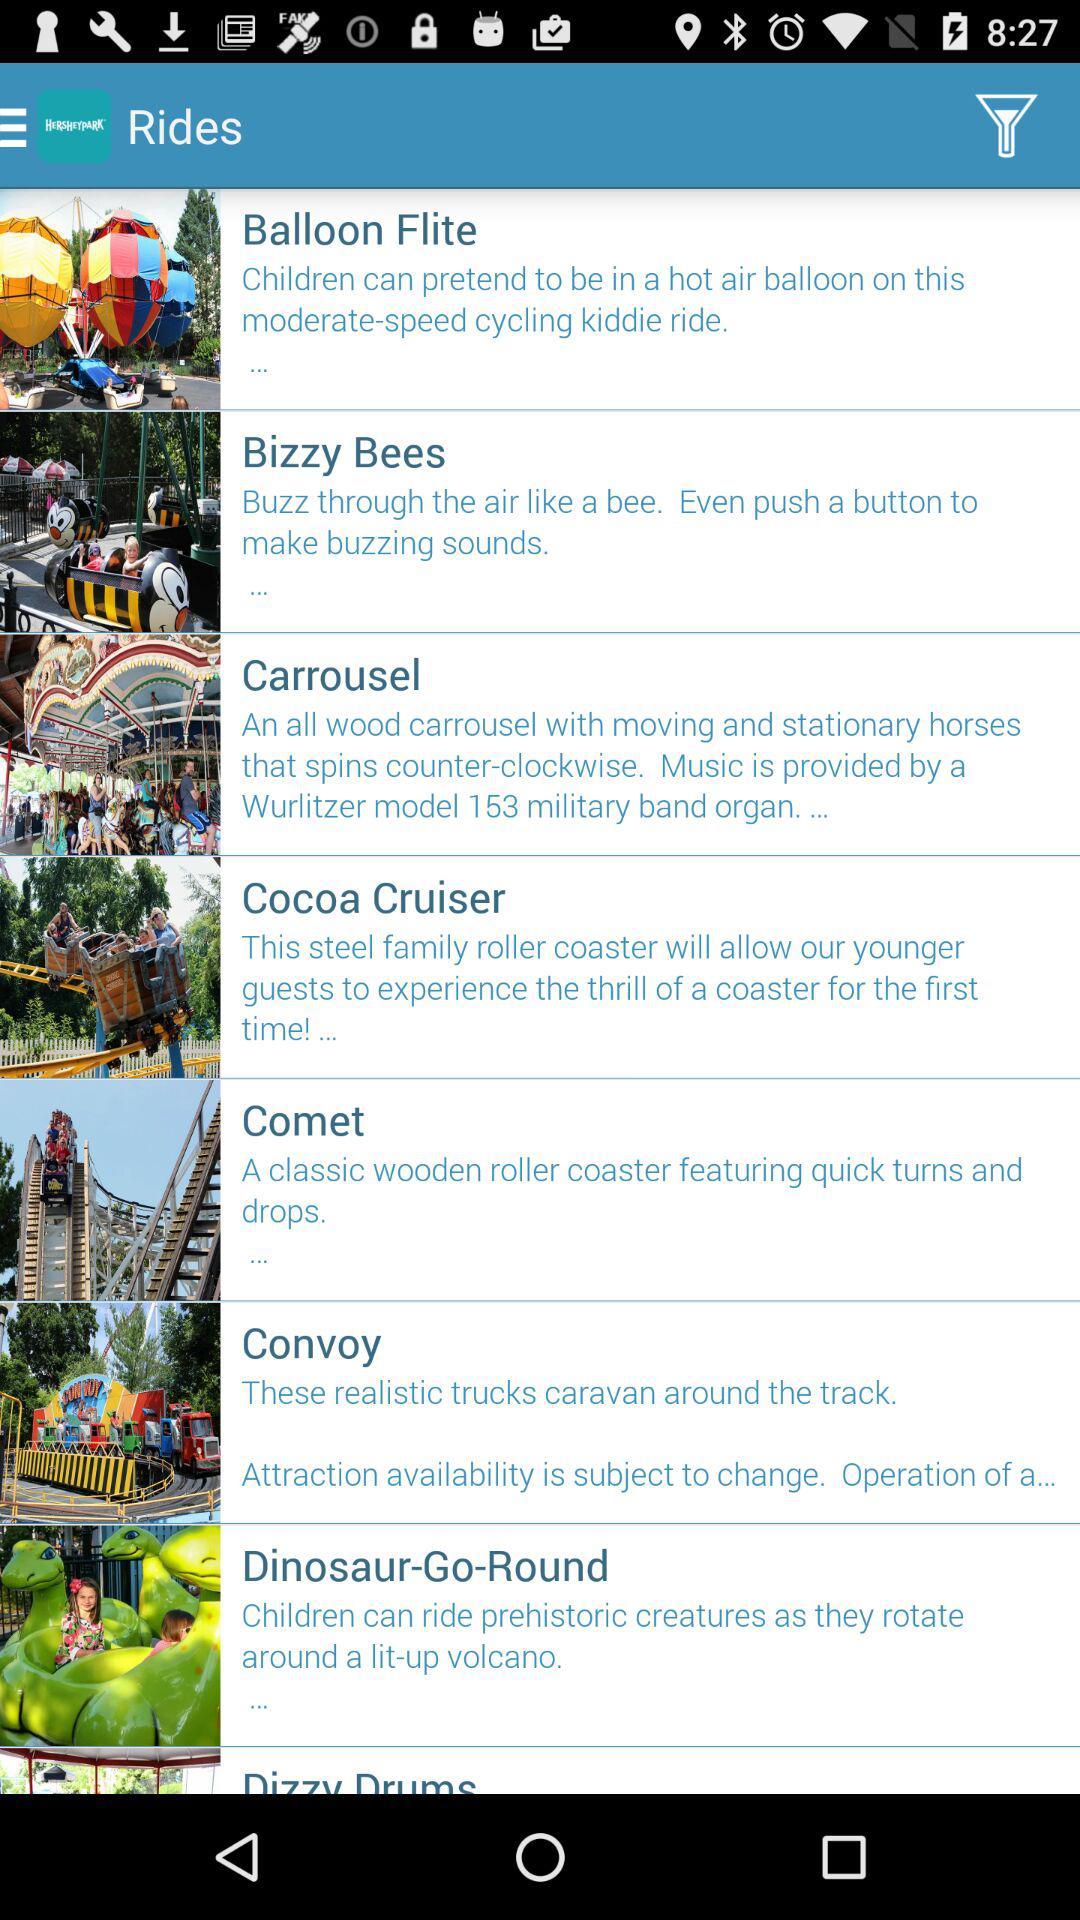 Image resolution: width=1080 pixels, height=1920 pixels. I want to click on bizzy bees item, so click(650, 449).